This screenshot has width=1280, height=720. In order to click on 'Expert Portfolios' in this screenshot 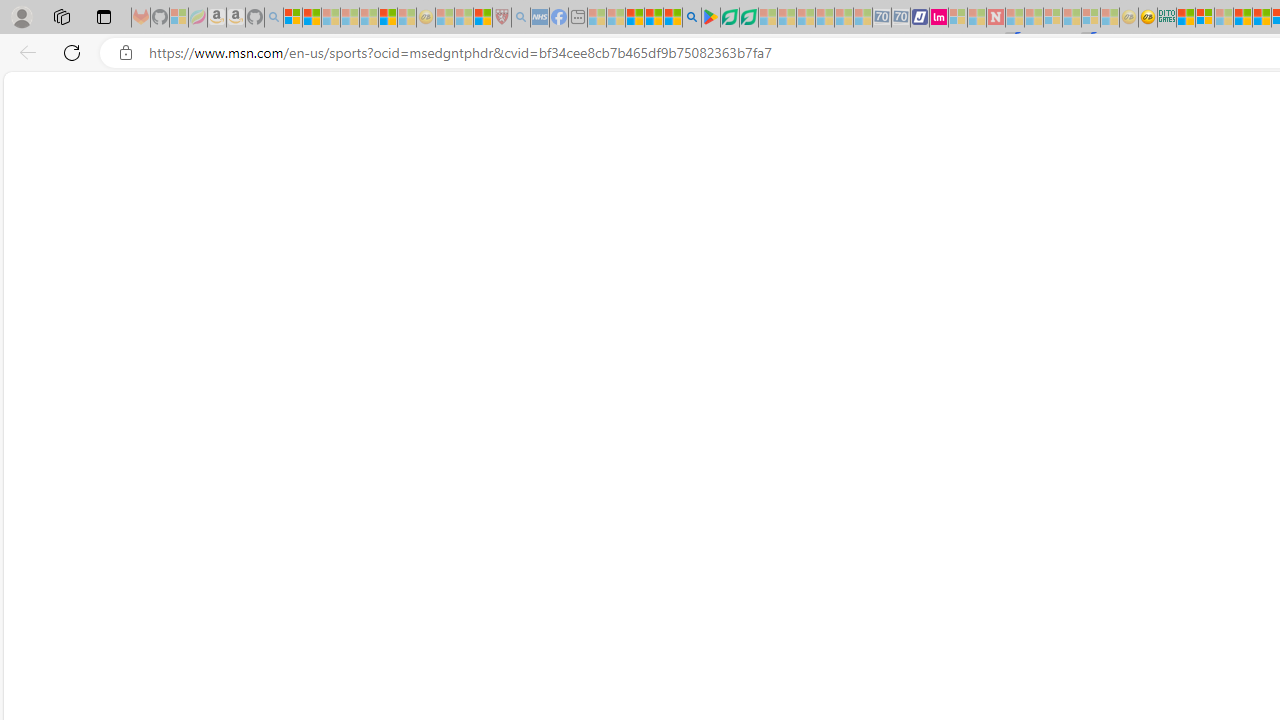, I will do `click(1241, 17)`.